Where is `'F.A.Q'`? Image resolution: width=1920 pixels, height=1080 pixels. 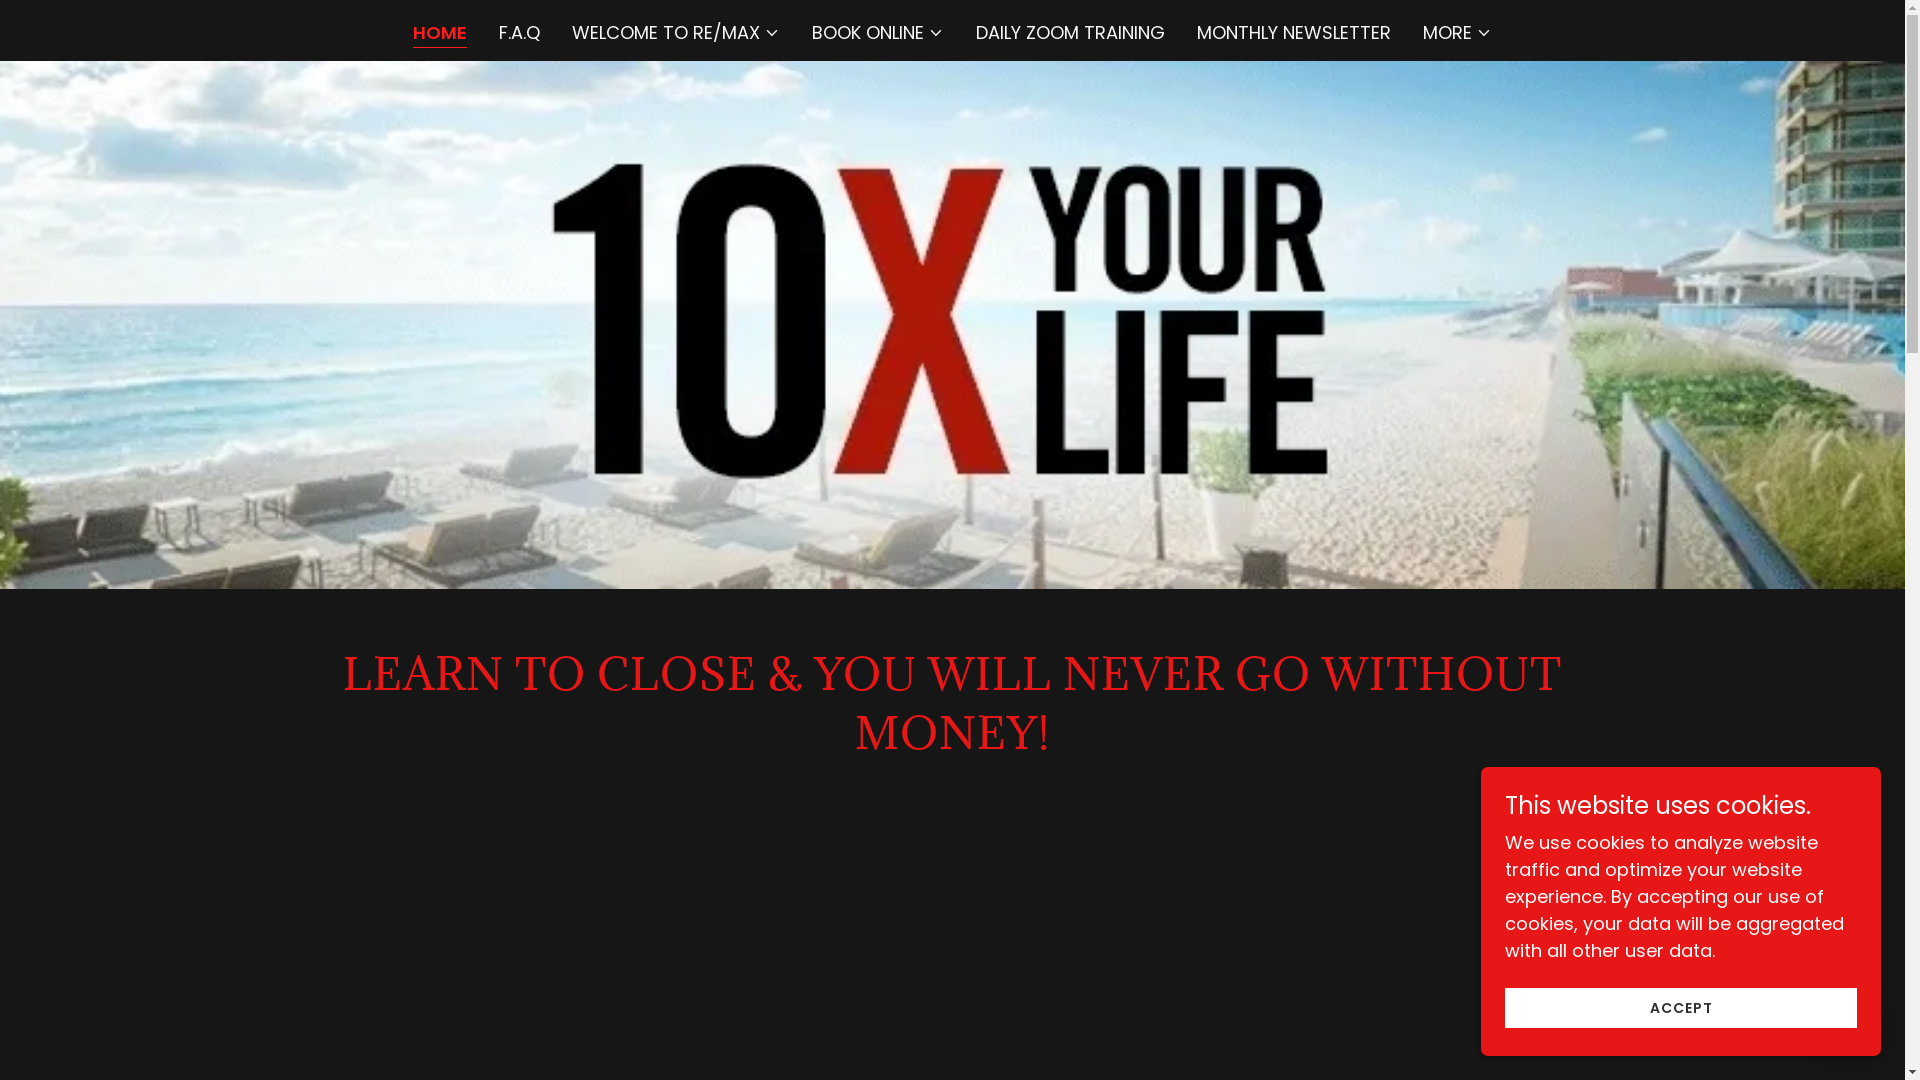
'F.A.Q' is located at coordinates (493, 33).